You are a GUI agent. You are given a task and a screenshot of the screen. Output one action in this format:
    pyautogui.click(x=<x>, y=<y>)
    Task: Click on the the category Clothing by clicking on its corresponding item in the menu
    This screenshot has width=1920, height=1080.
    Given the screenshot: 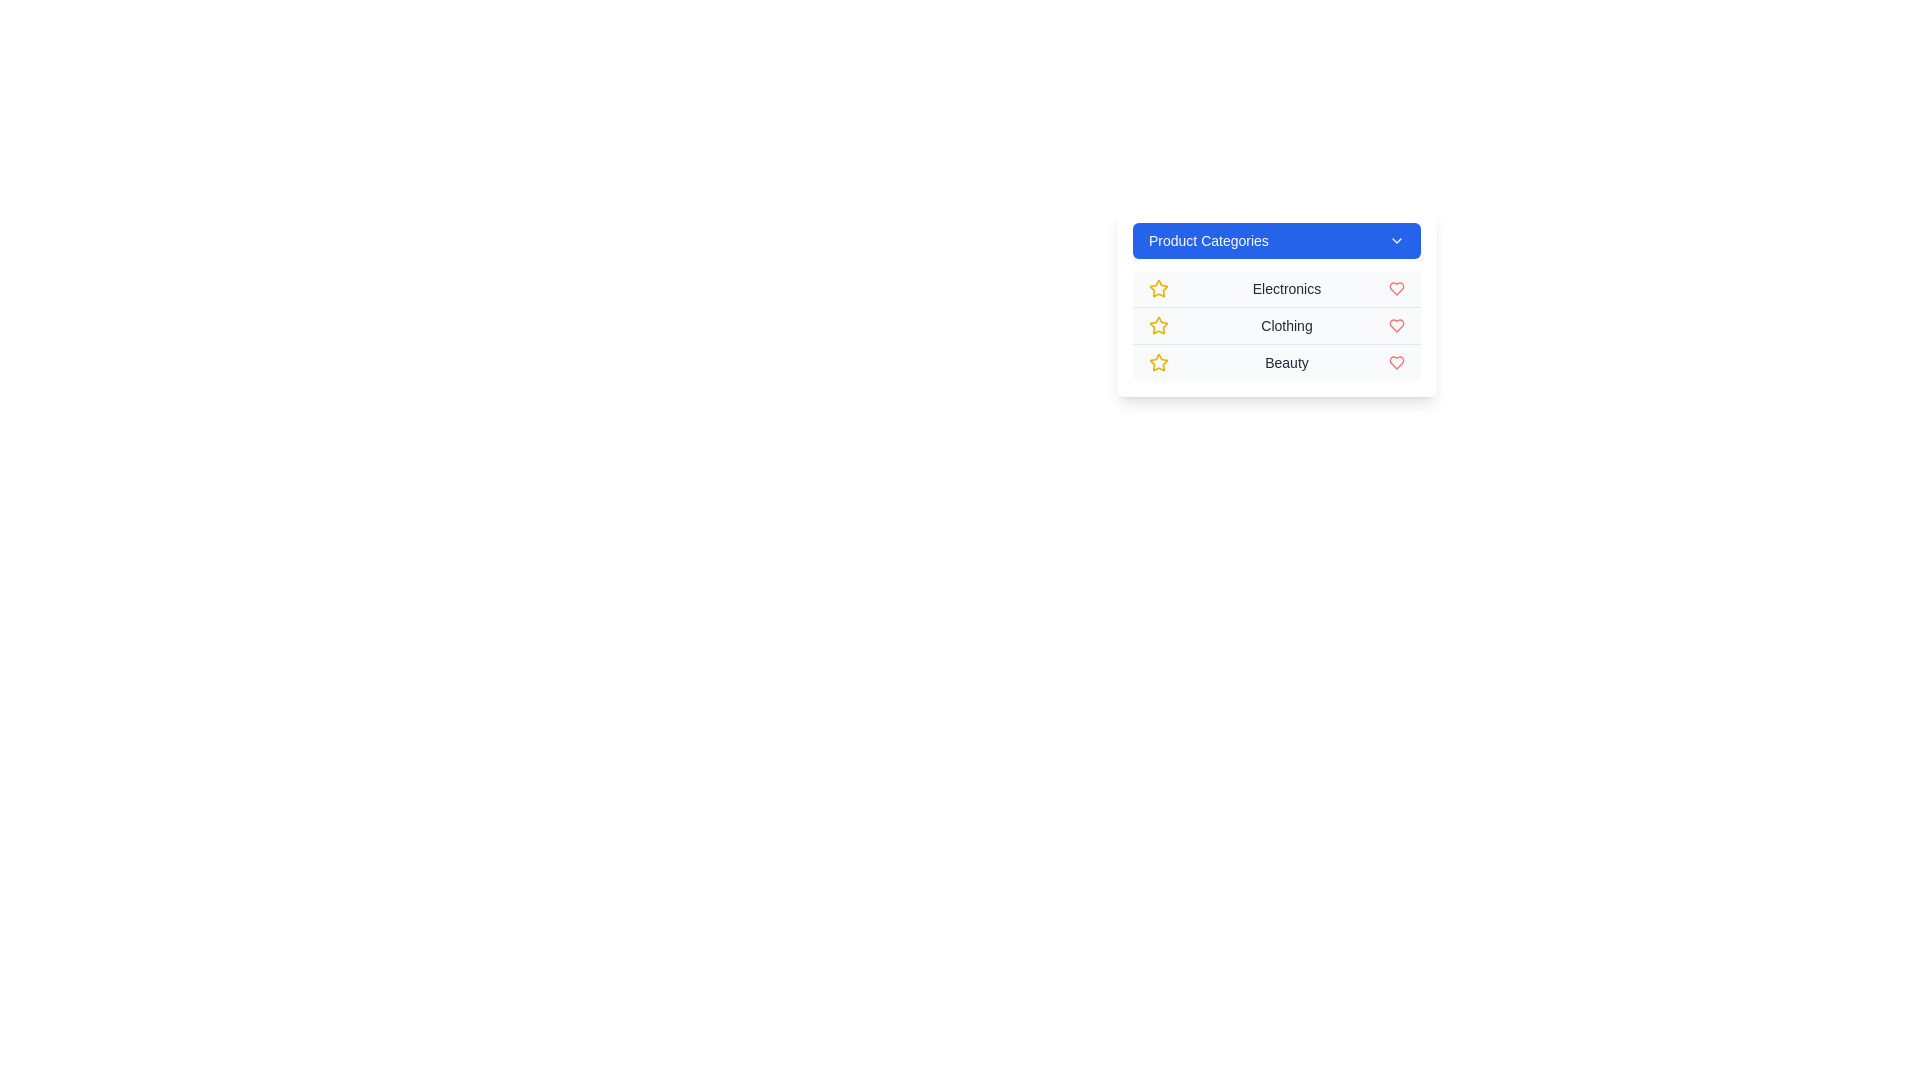 What is the action you would take?
    pyautogui.click(x=1275, y=323)
    